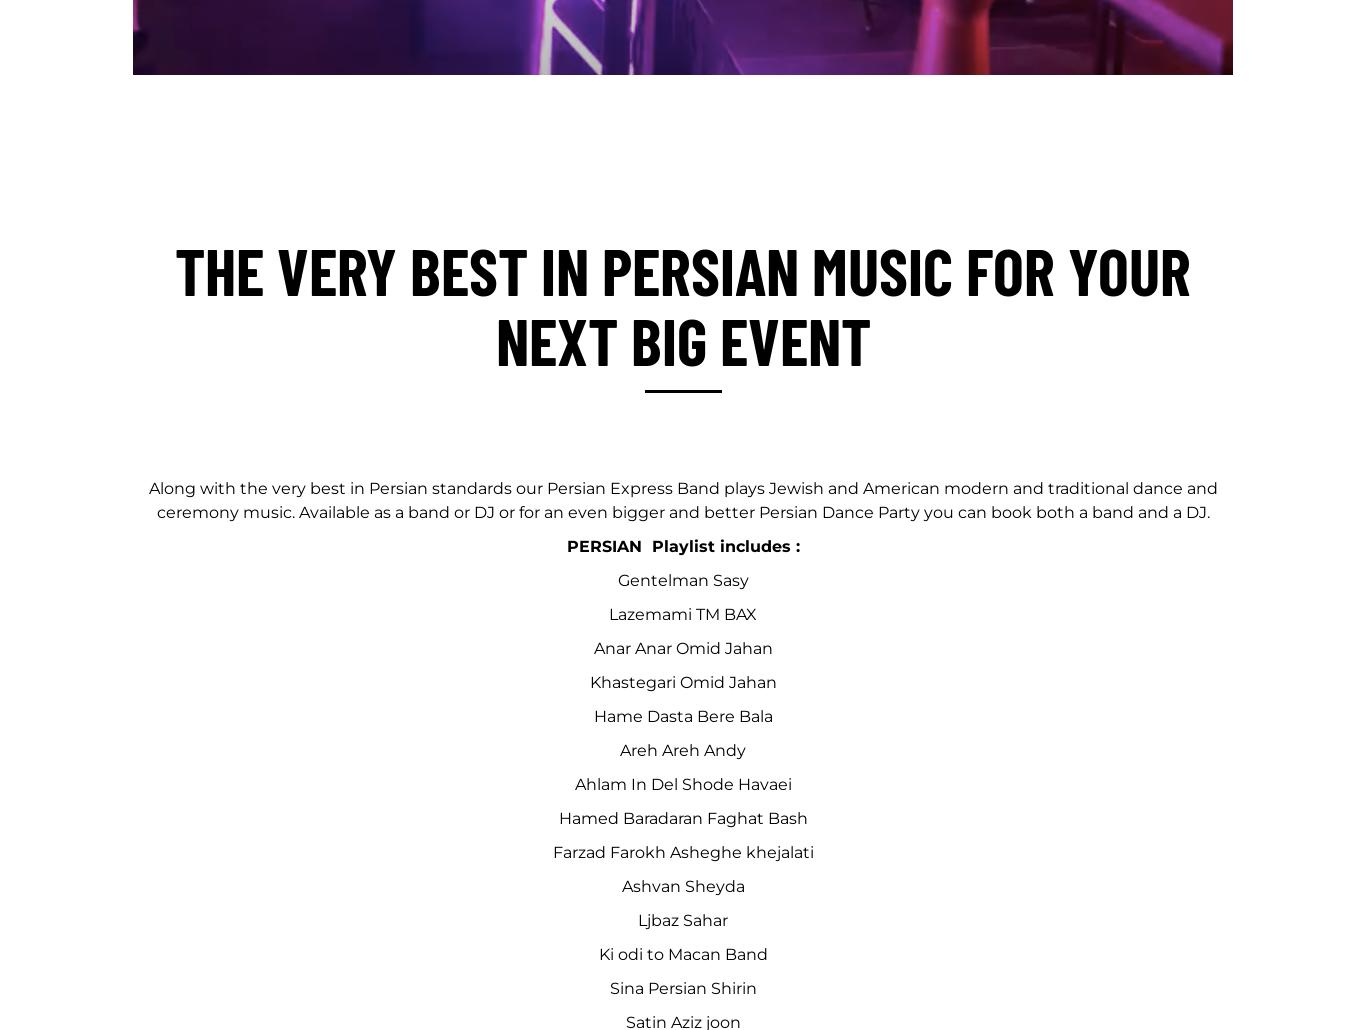 This screenshot has width=1366, height=1030. What do you see at coordinates (683, 920) in the screenshot?
I see `'Ljbaz Sahar'` at bounding box center [683, 920].